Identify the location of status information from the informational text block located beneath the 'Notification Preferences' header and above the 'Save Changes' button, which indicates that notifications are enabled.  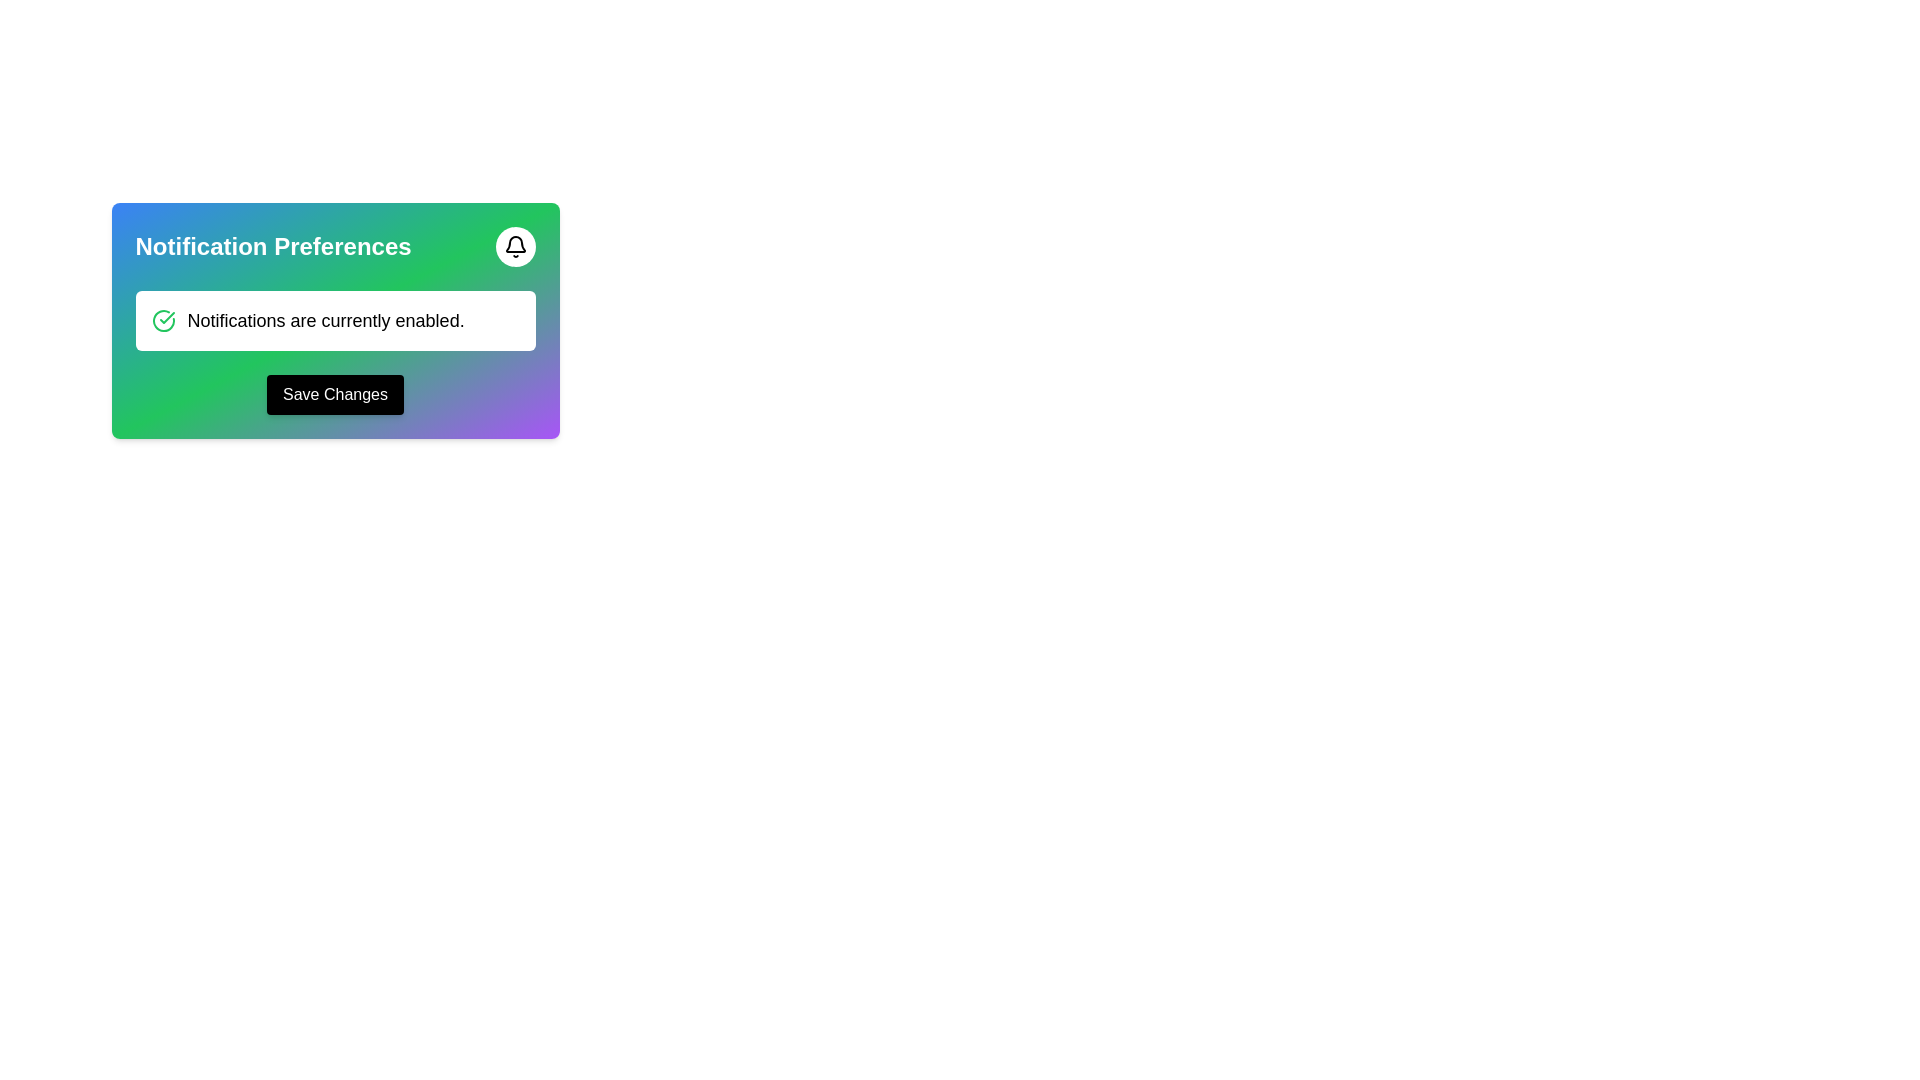
(335, 319).